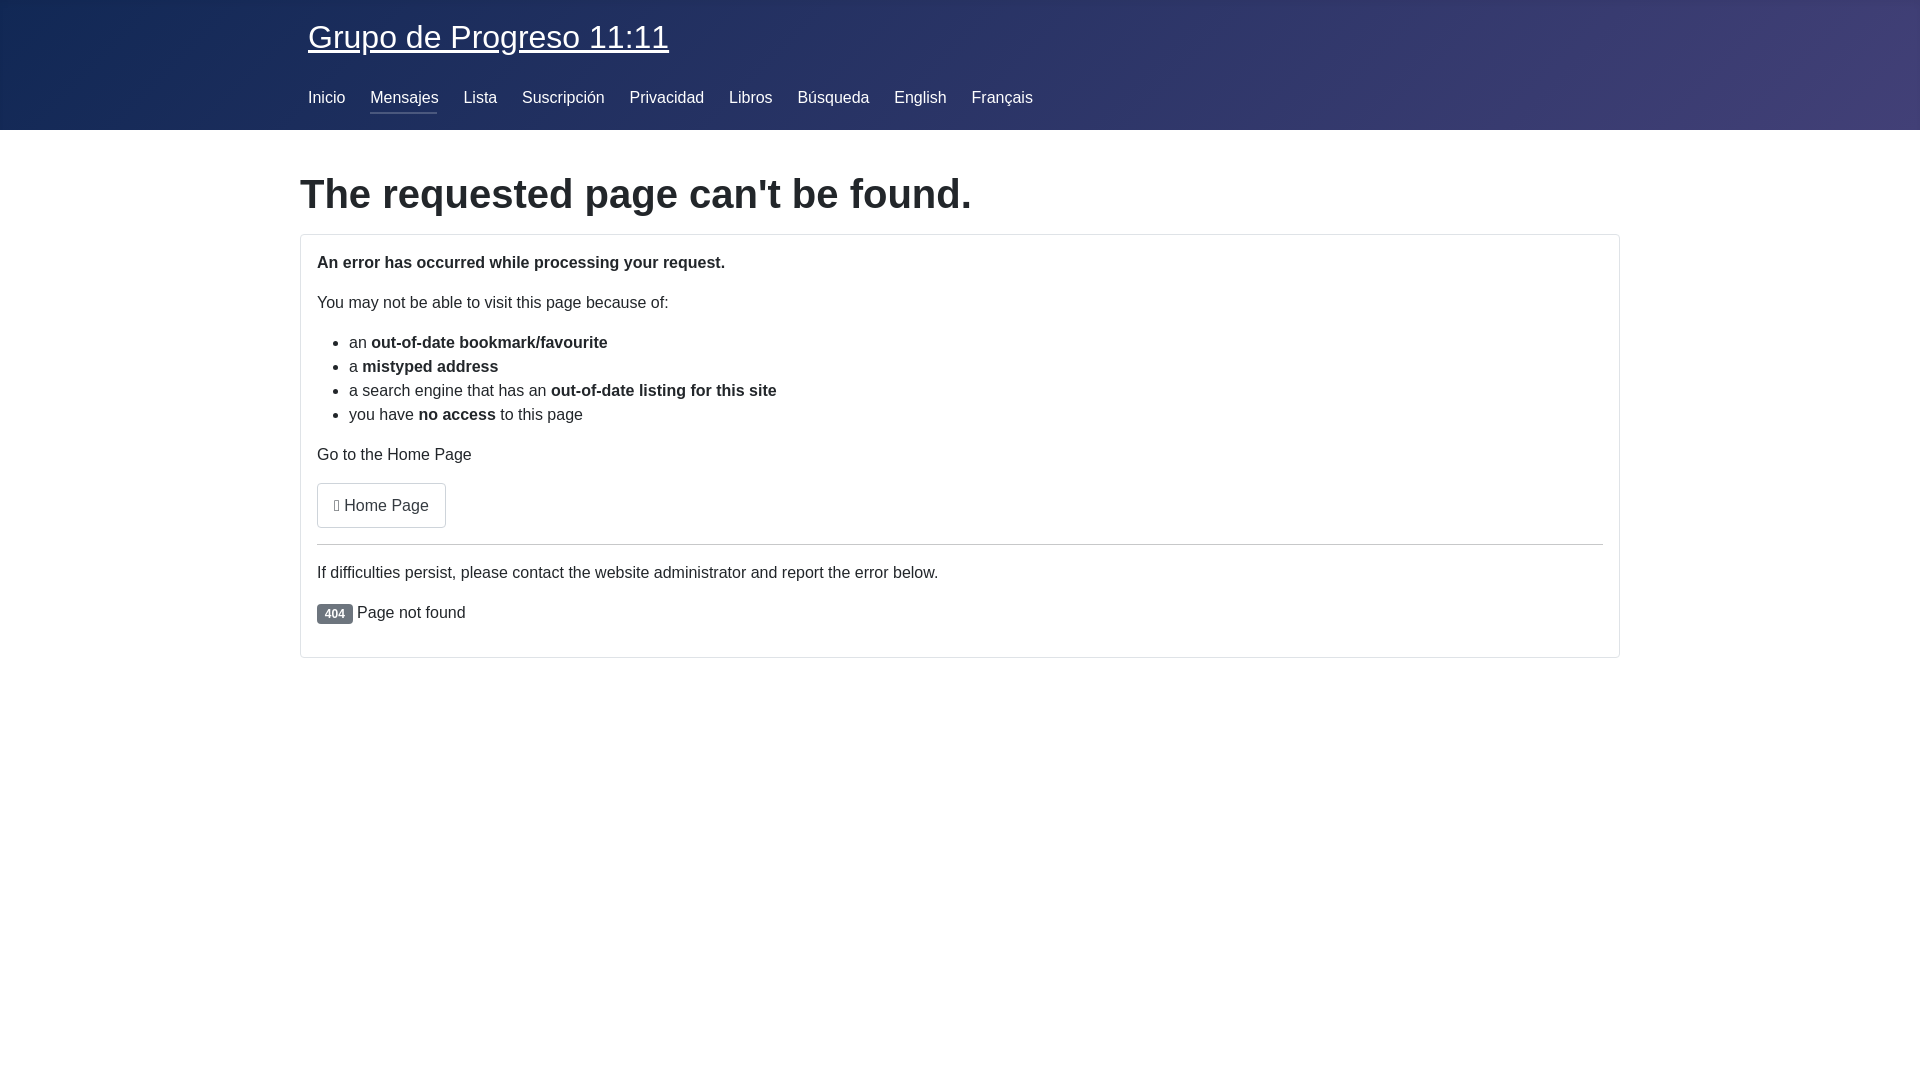  I want to click on 'Libros', so click(749, 97).